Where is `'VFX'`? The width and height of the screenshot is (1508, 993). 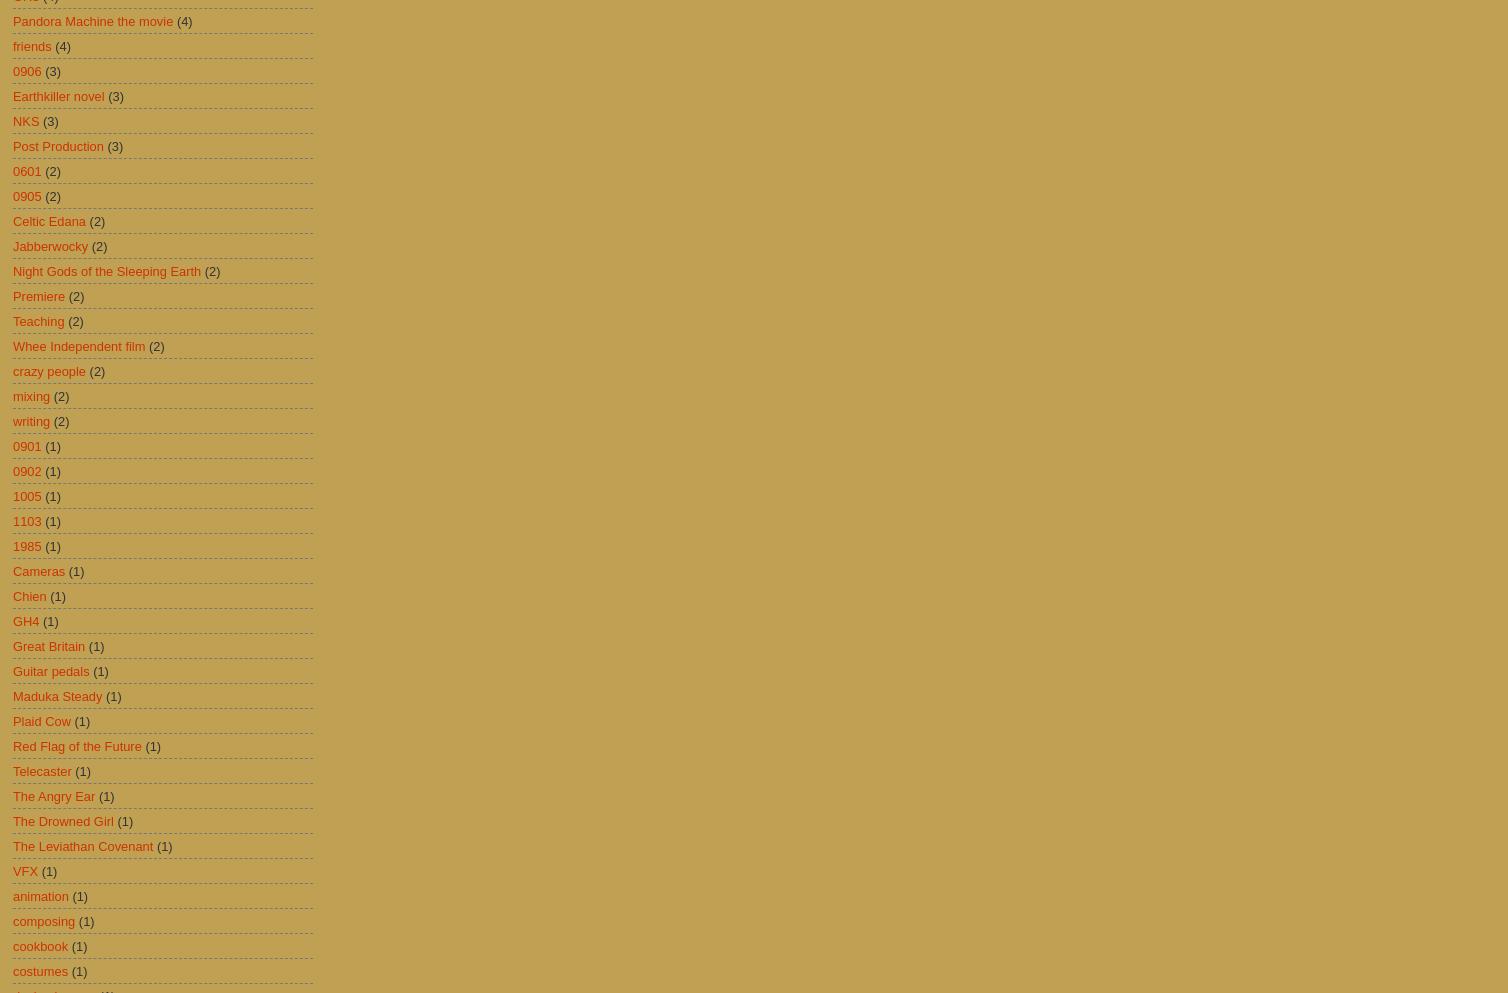 'VFX' is located at coordinates (12, 869).